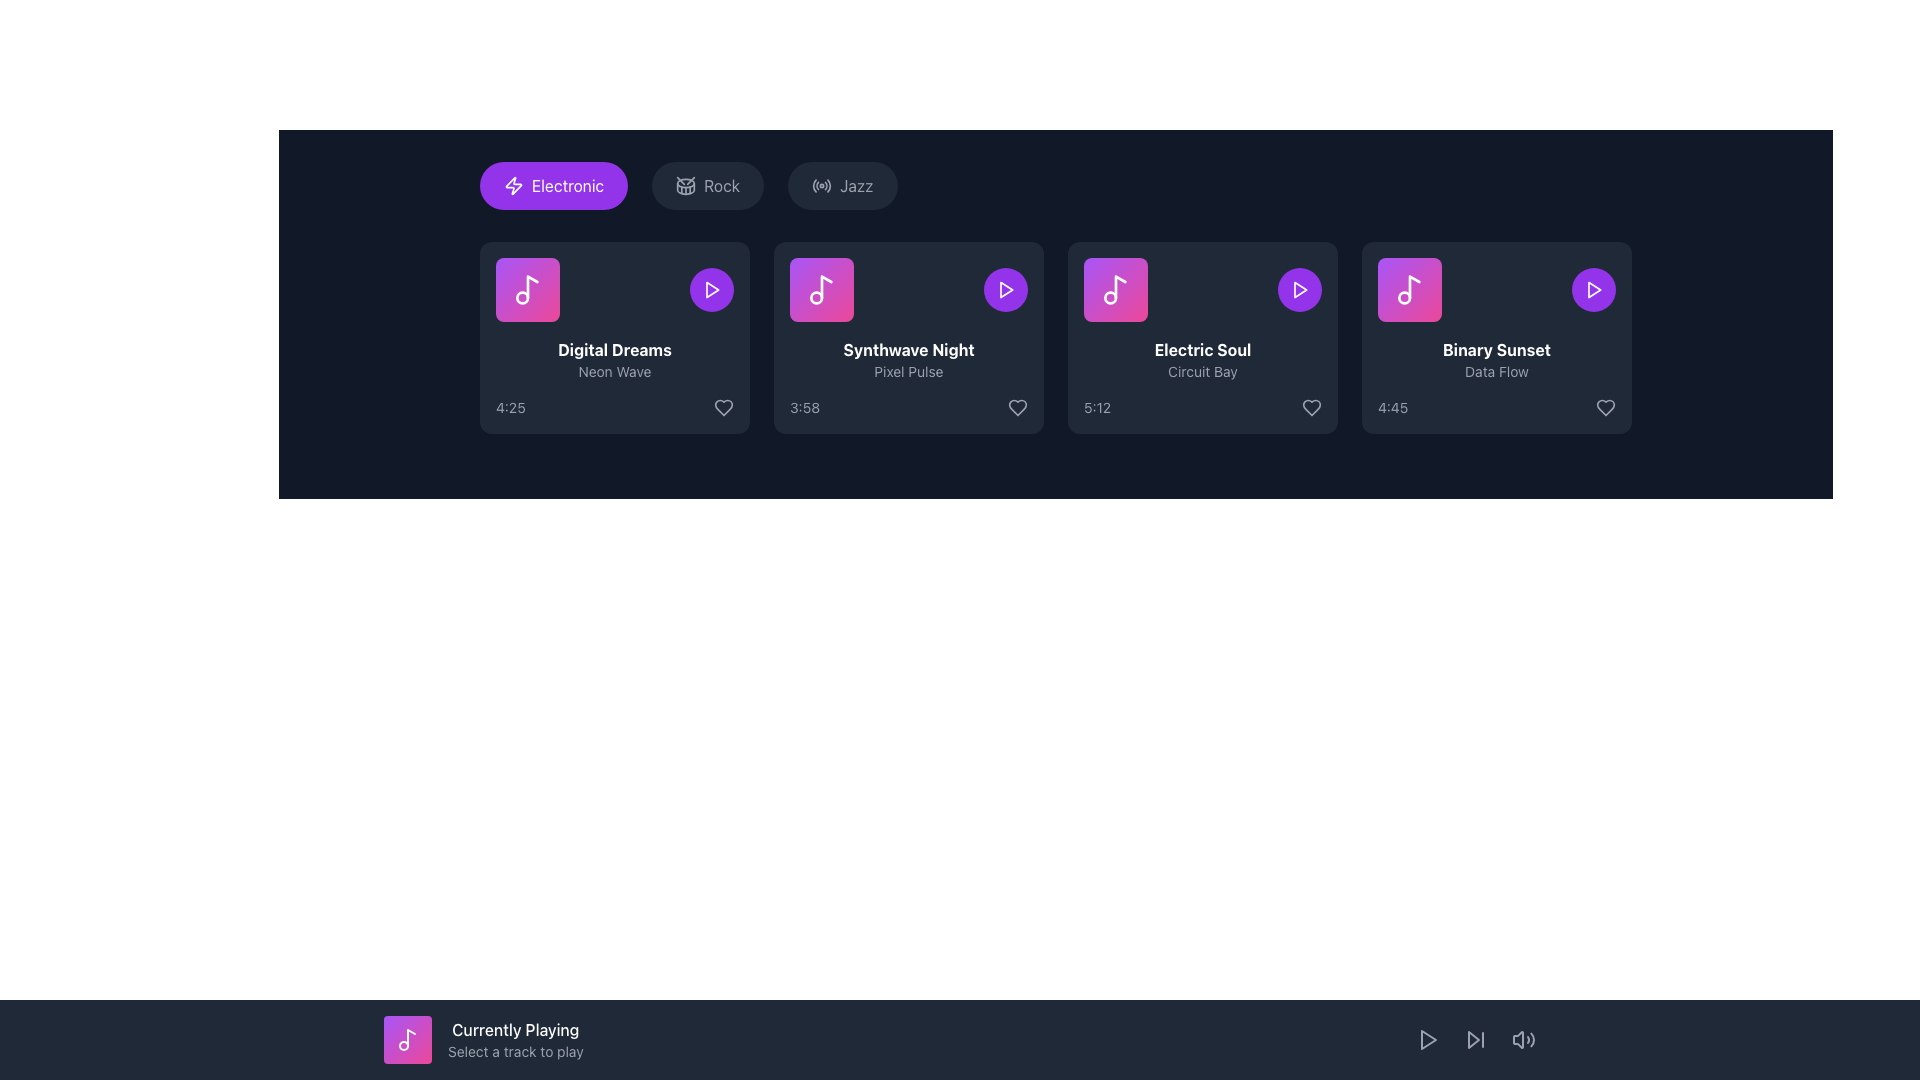  Describe the element at coordinates (1606, 407) in the screenshot. I see `the 'like' button (heart icon) positioned at the bottom-right of the 'Binary Sunset' track card to observe its color change` at that location.